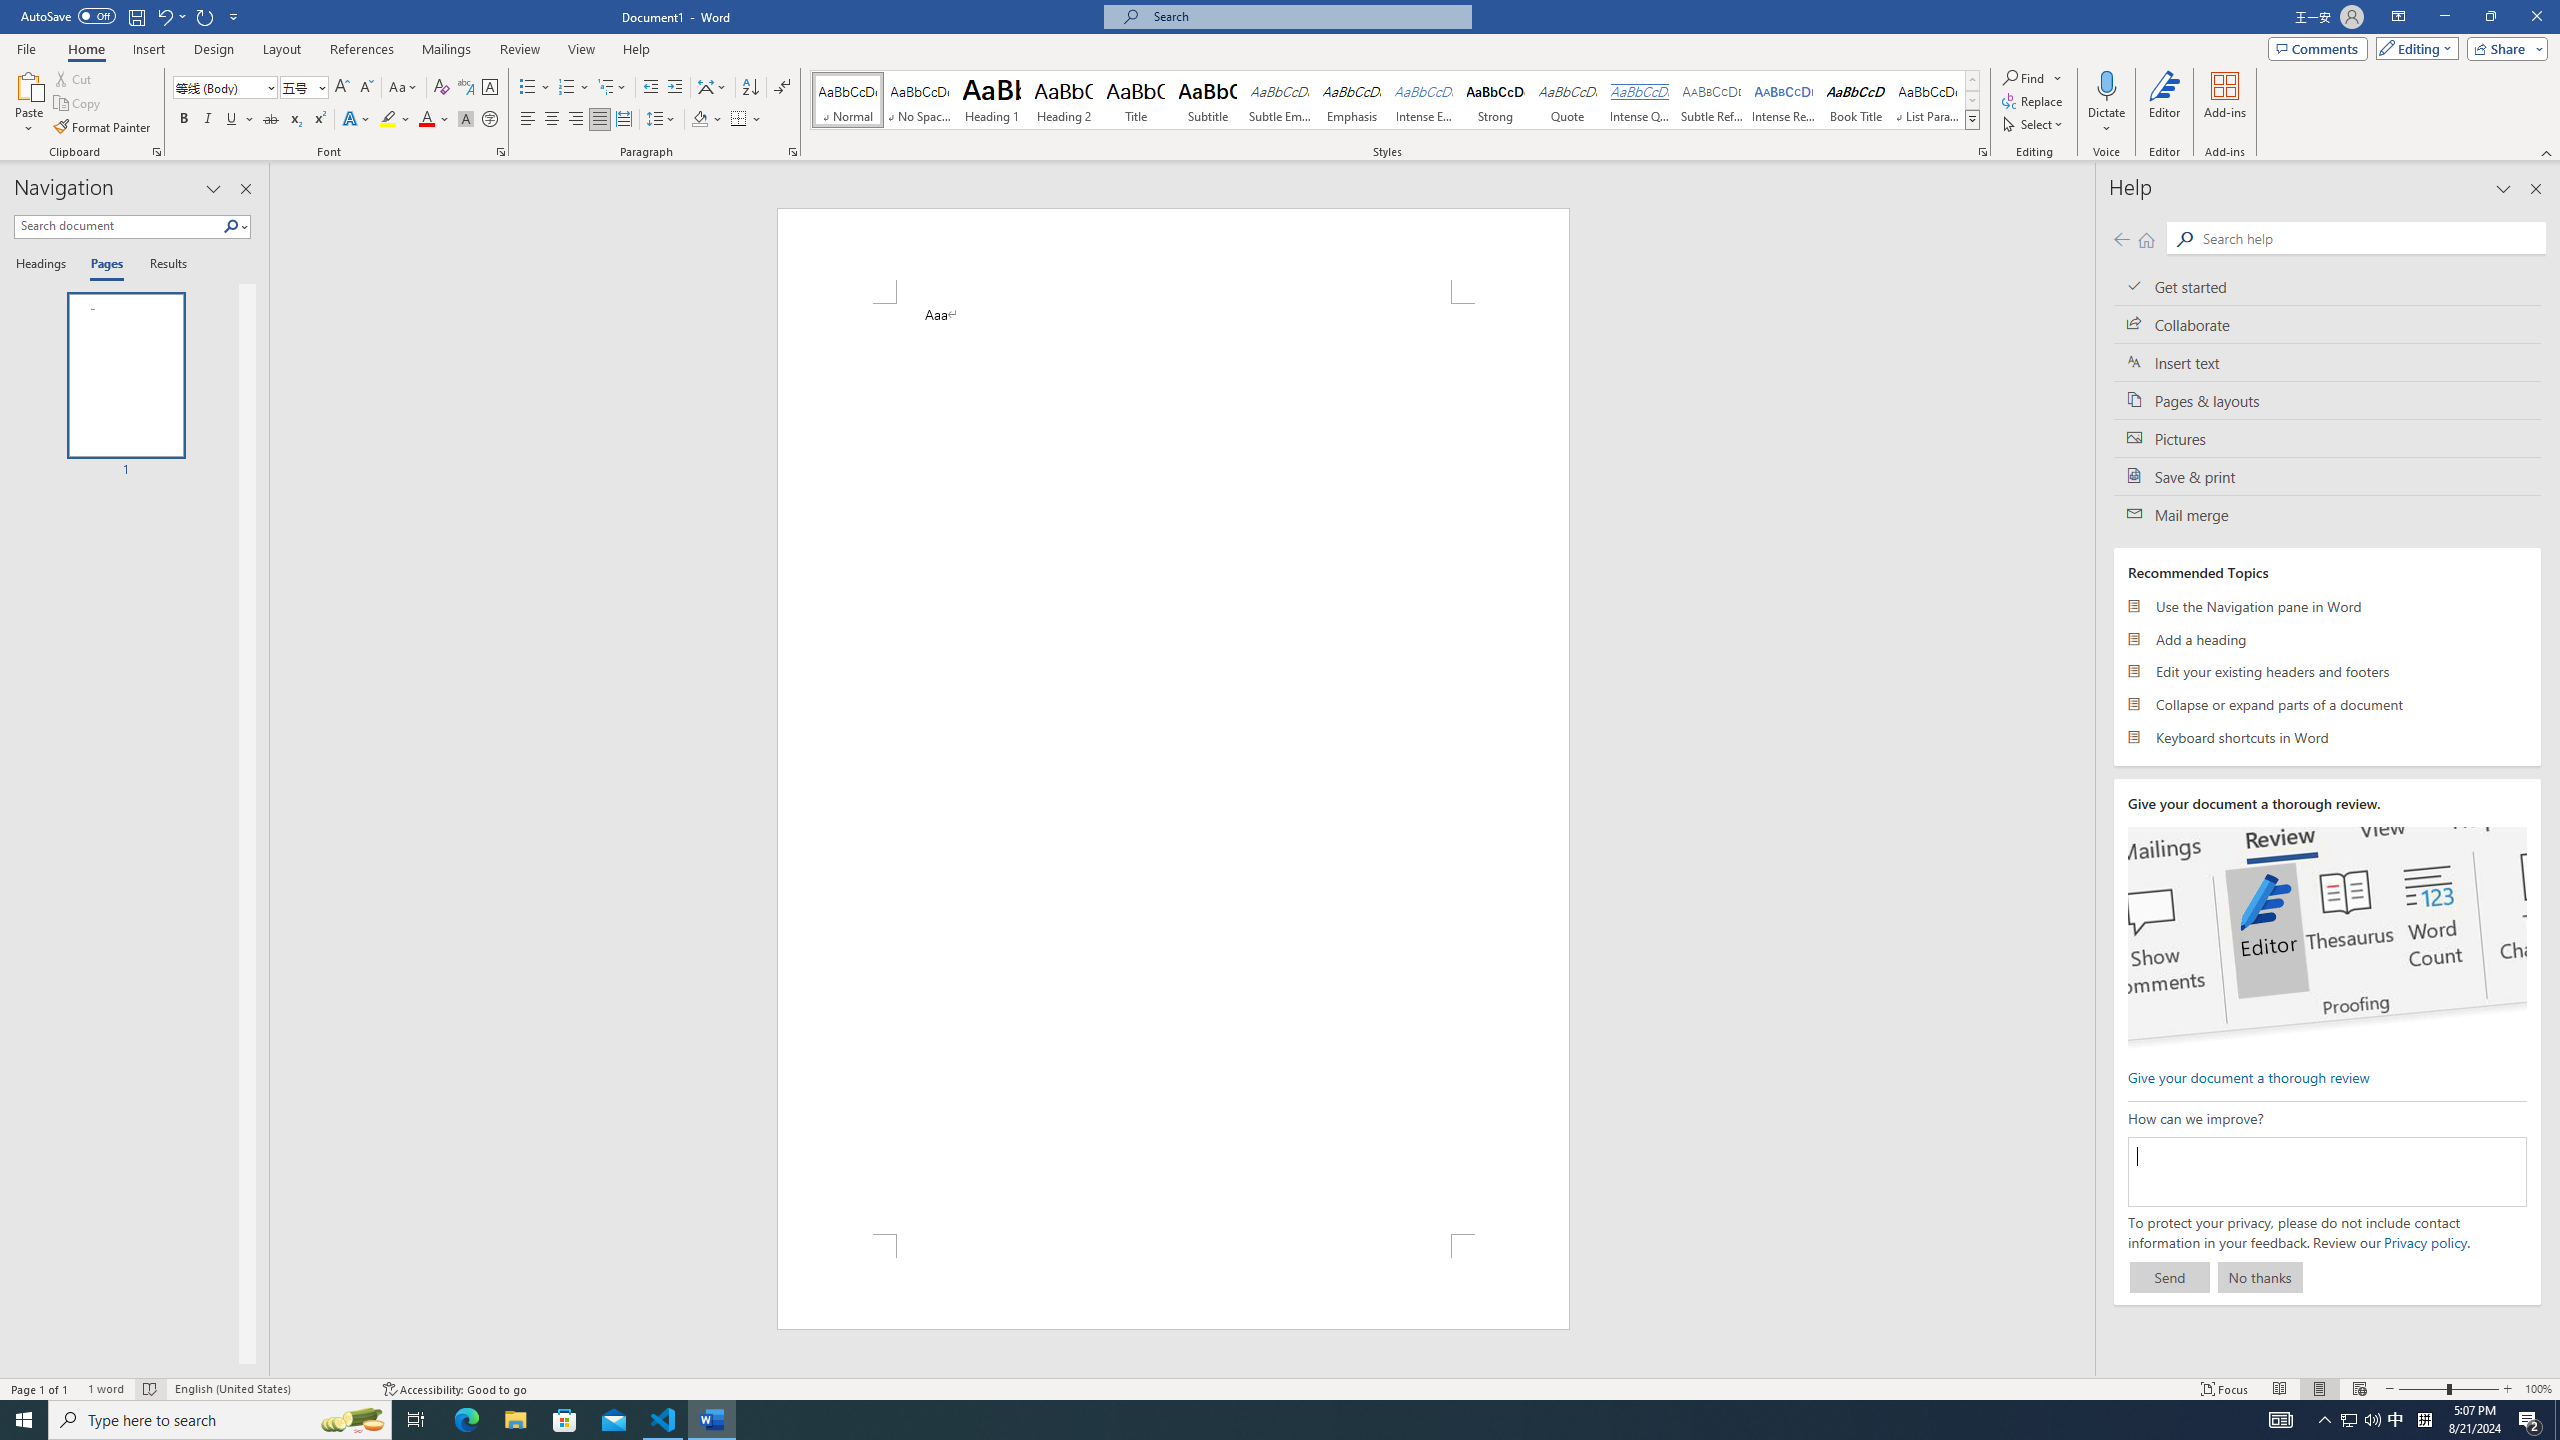 The image size is (2560, 1440). What do you see at coordinates (1280, 99) in the screenshot?
I see `'Subtle Emphasis'` at bounding box center [1280, 99].